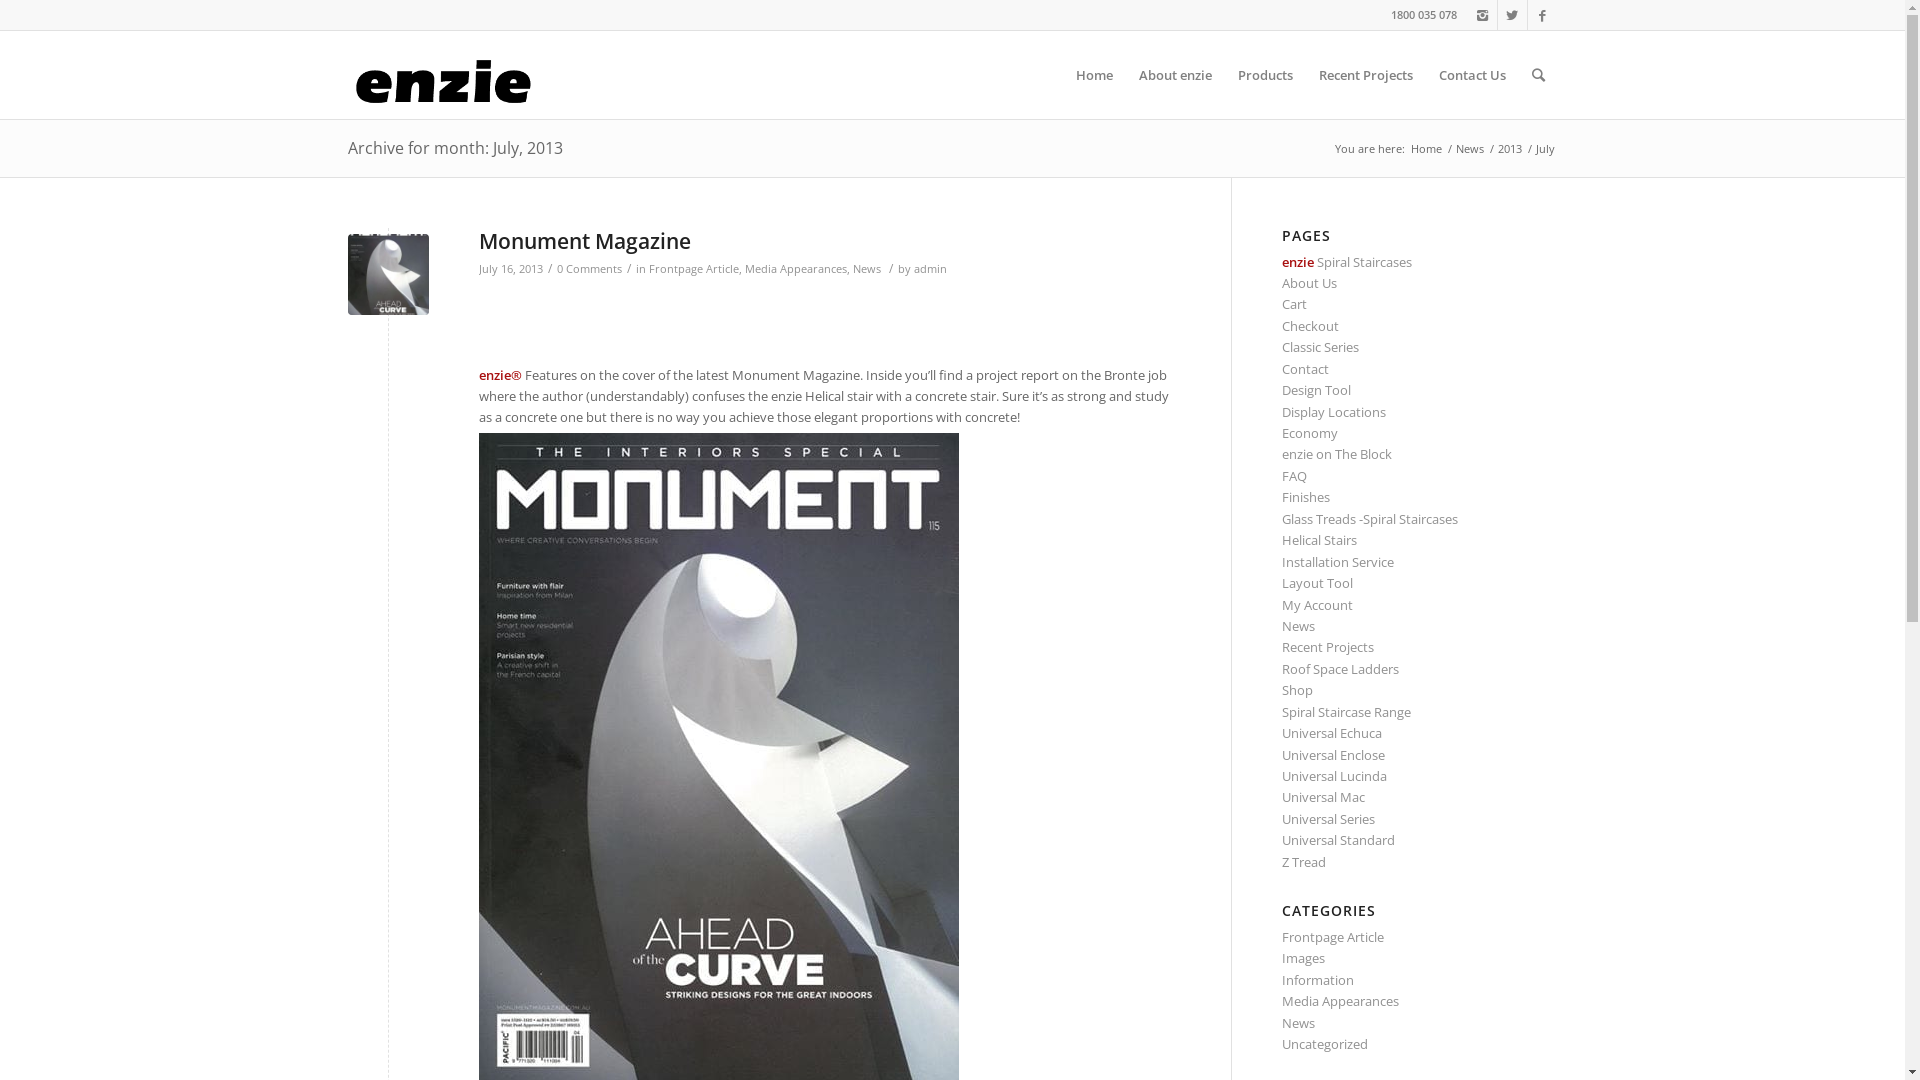 This screenshot has height=1080, width=1920. What do you see at coordinates (1334, 411) in the screenshot?
I see `'Display Locations'` at bounding box center [1334, 411].